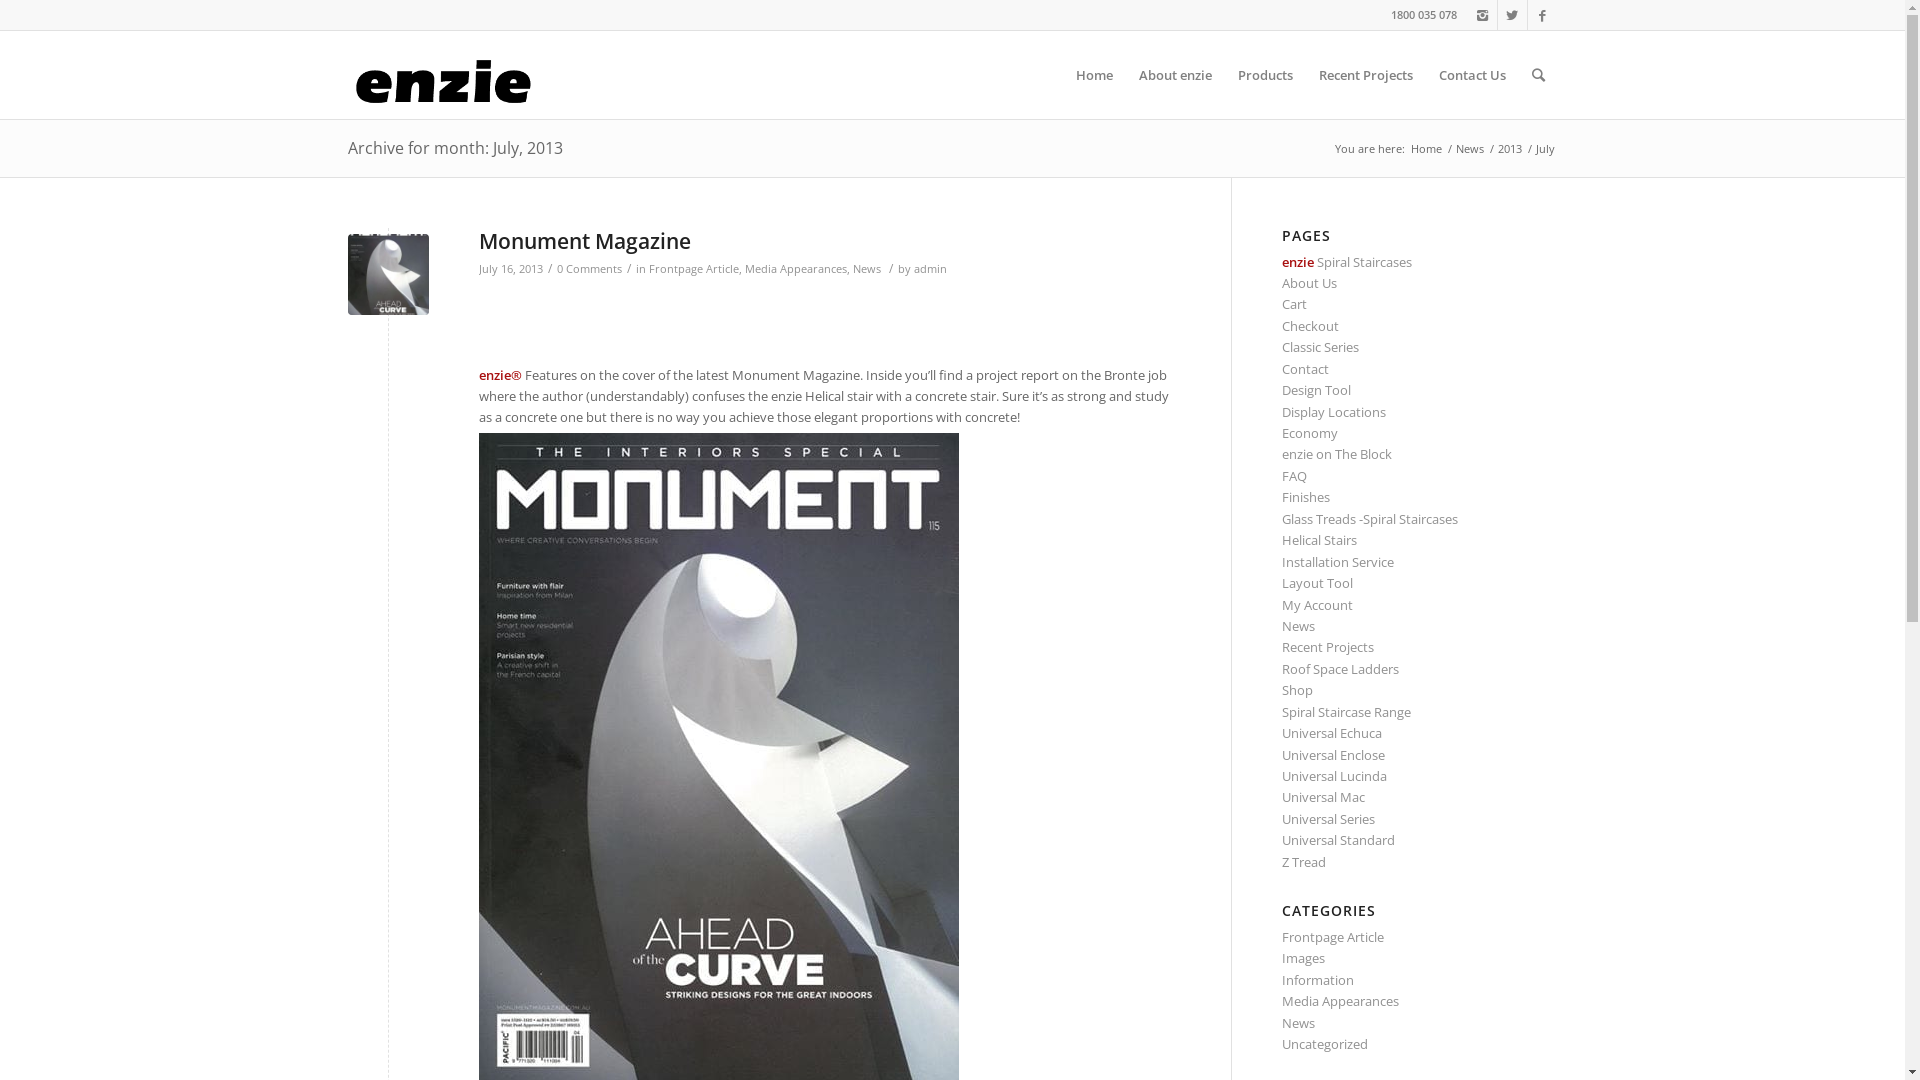 This screenshot has height=1080, width=1920. What do you see at coordinates (1334, 411) in the screenshot?
I see `'Display Locations'` at bounding box center [1334, 411].